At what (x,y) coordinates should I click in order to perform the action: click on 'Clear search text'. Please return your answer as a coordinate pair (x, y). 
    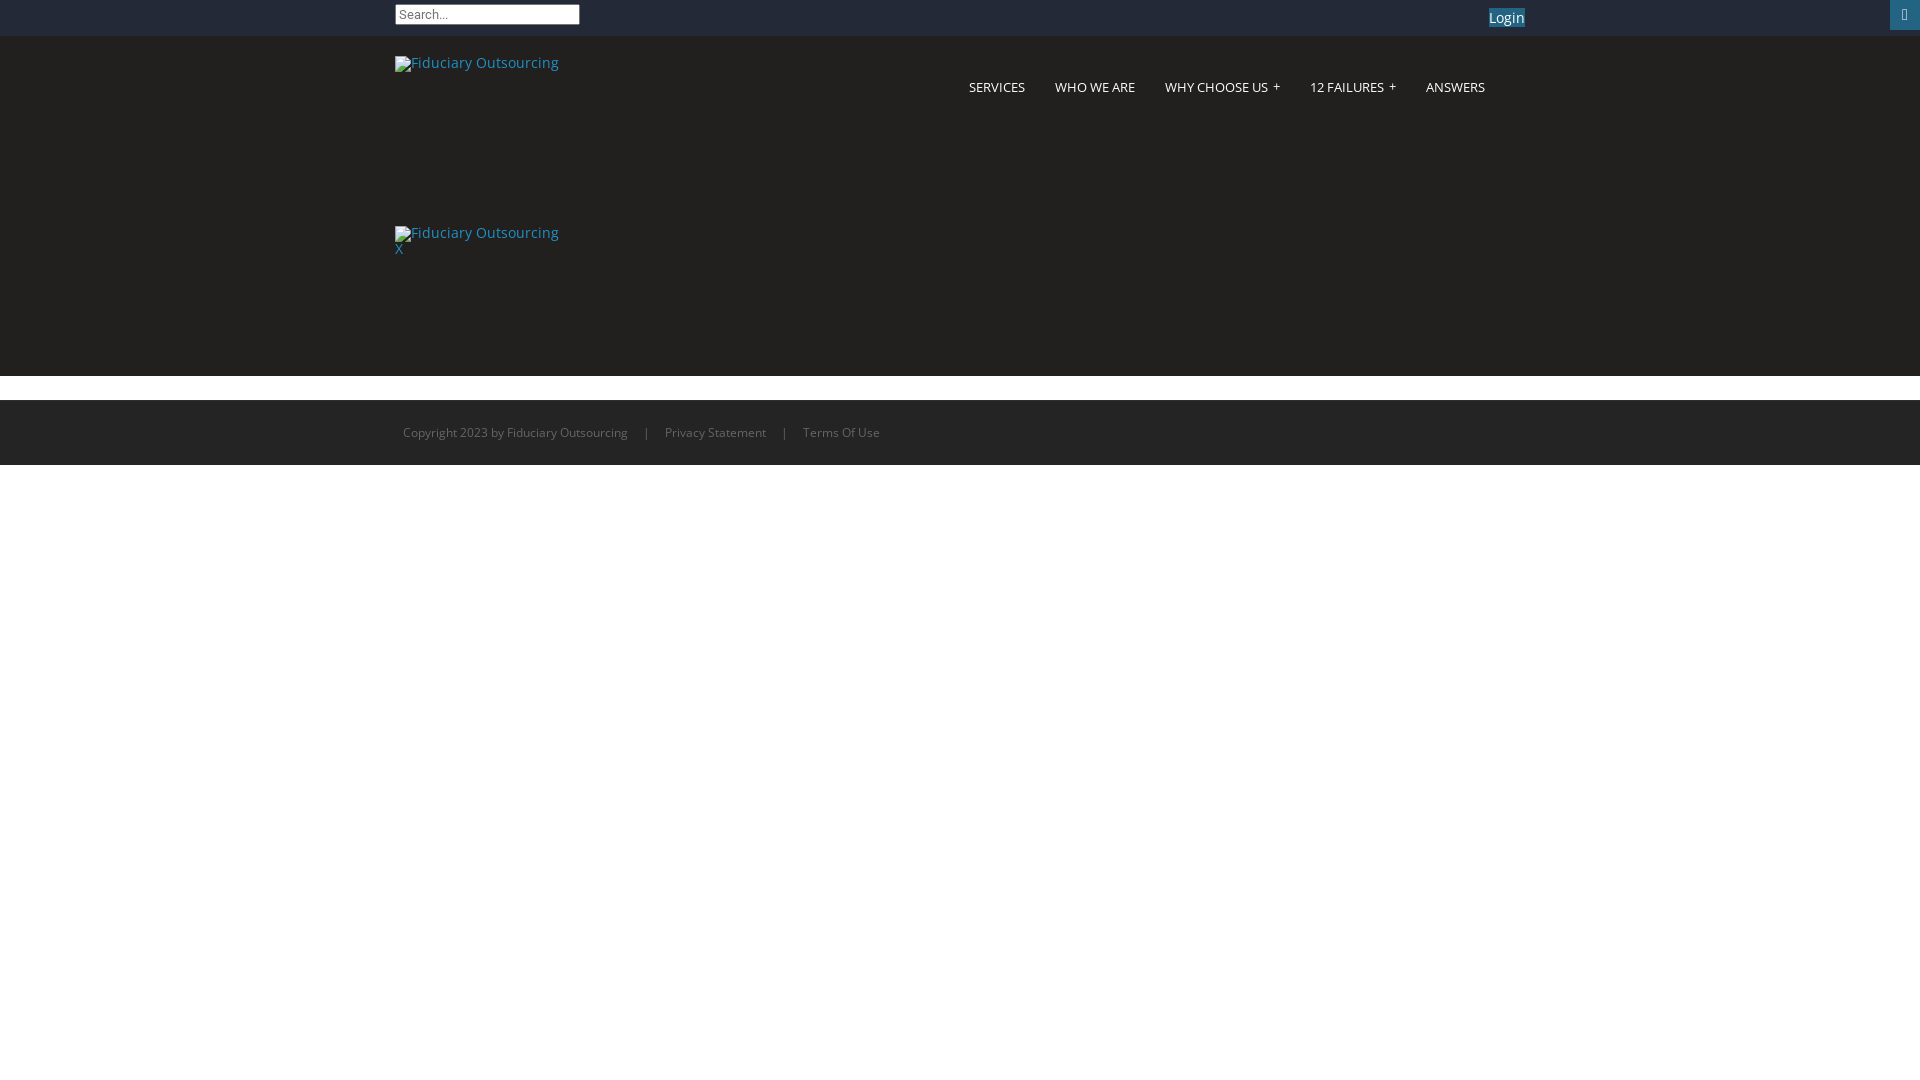
    Looking at the image, I should click on (560, 42).